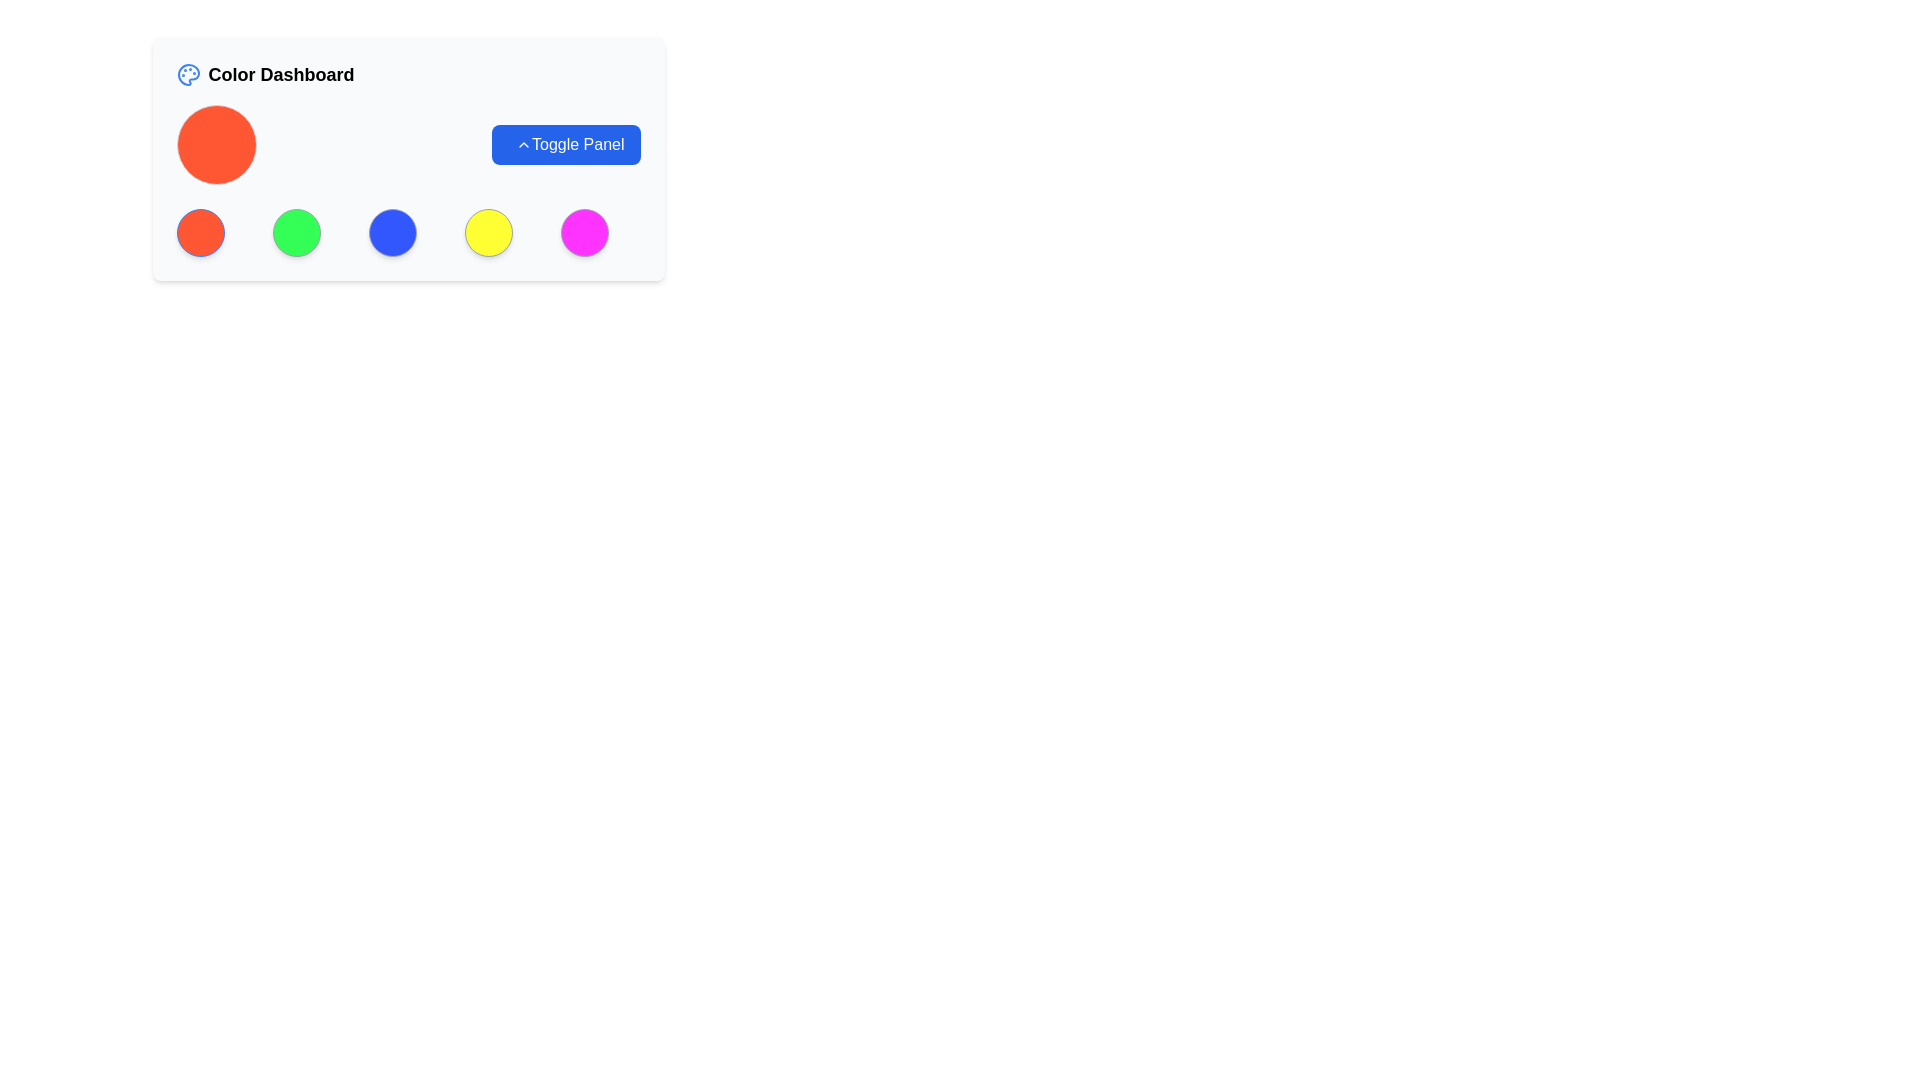 The image size is (1920, 1080). Describe the element at coordinates (280, 73) in the screenshot. I see `the Text Label labeled 'Color Dashboard', which serves as a header for the color-related functionalities section` at that location.